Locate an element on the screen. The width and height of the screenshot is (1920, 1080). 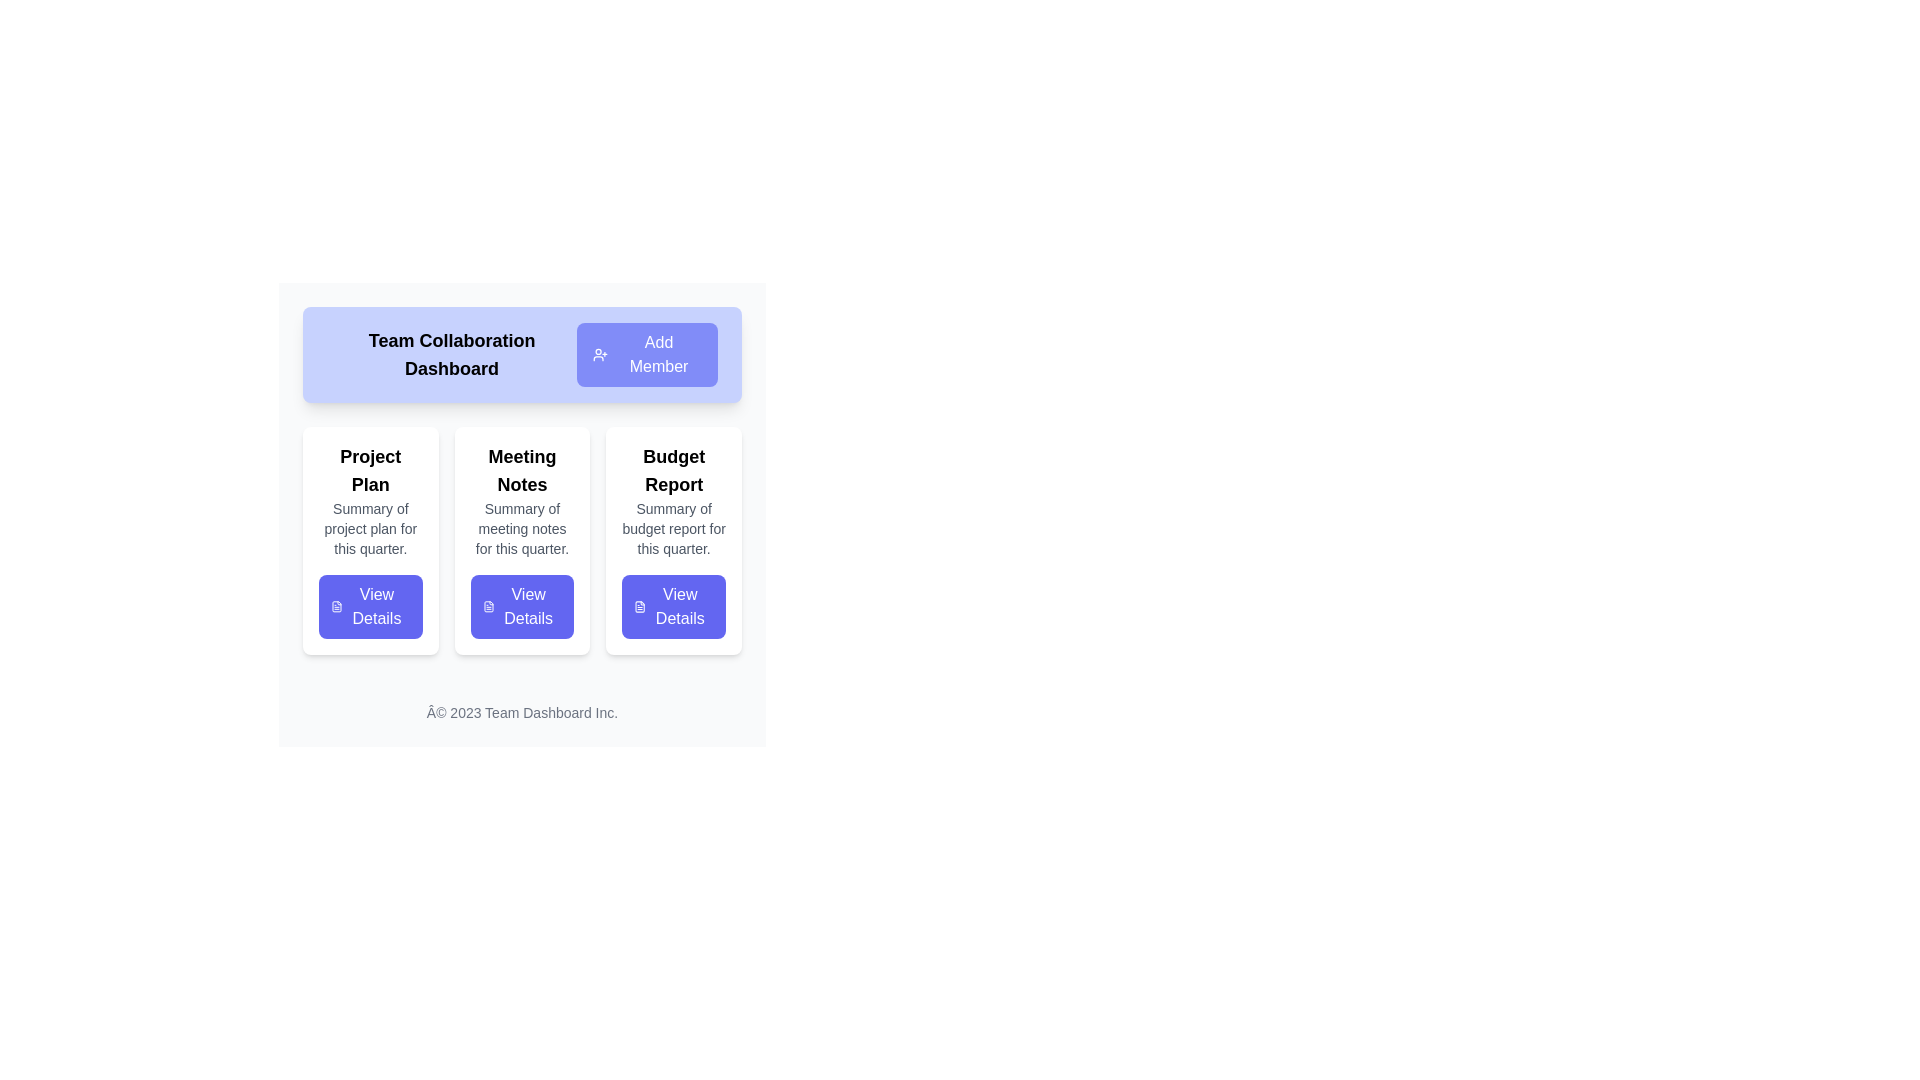
the rounded rectangular button with a purple background and white text reading 'View Details', located at the bottom of the 'Project Plan' card is located at coordinates (370, 605).